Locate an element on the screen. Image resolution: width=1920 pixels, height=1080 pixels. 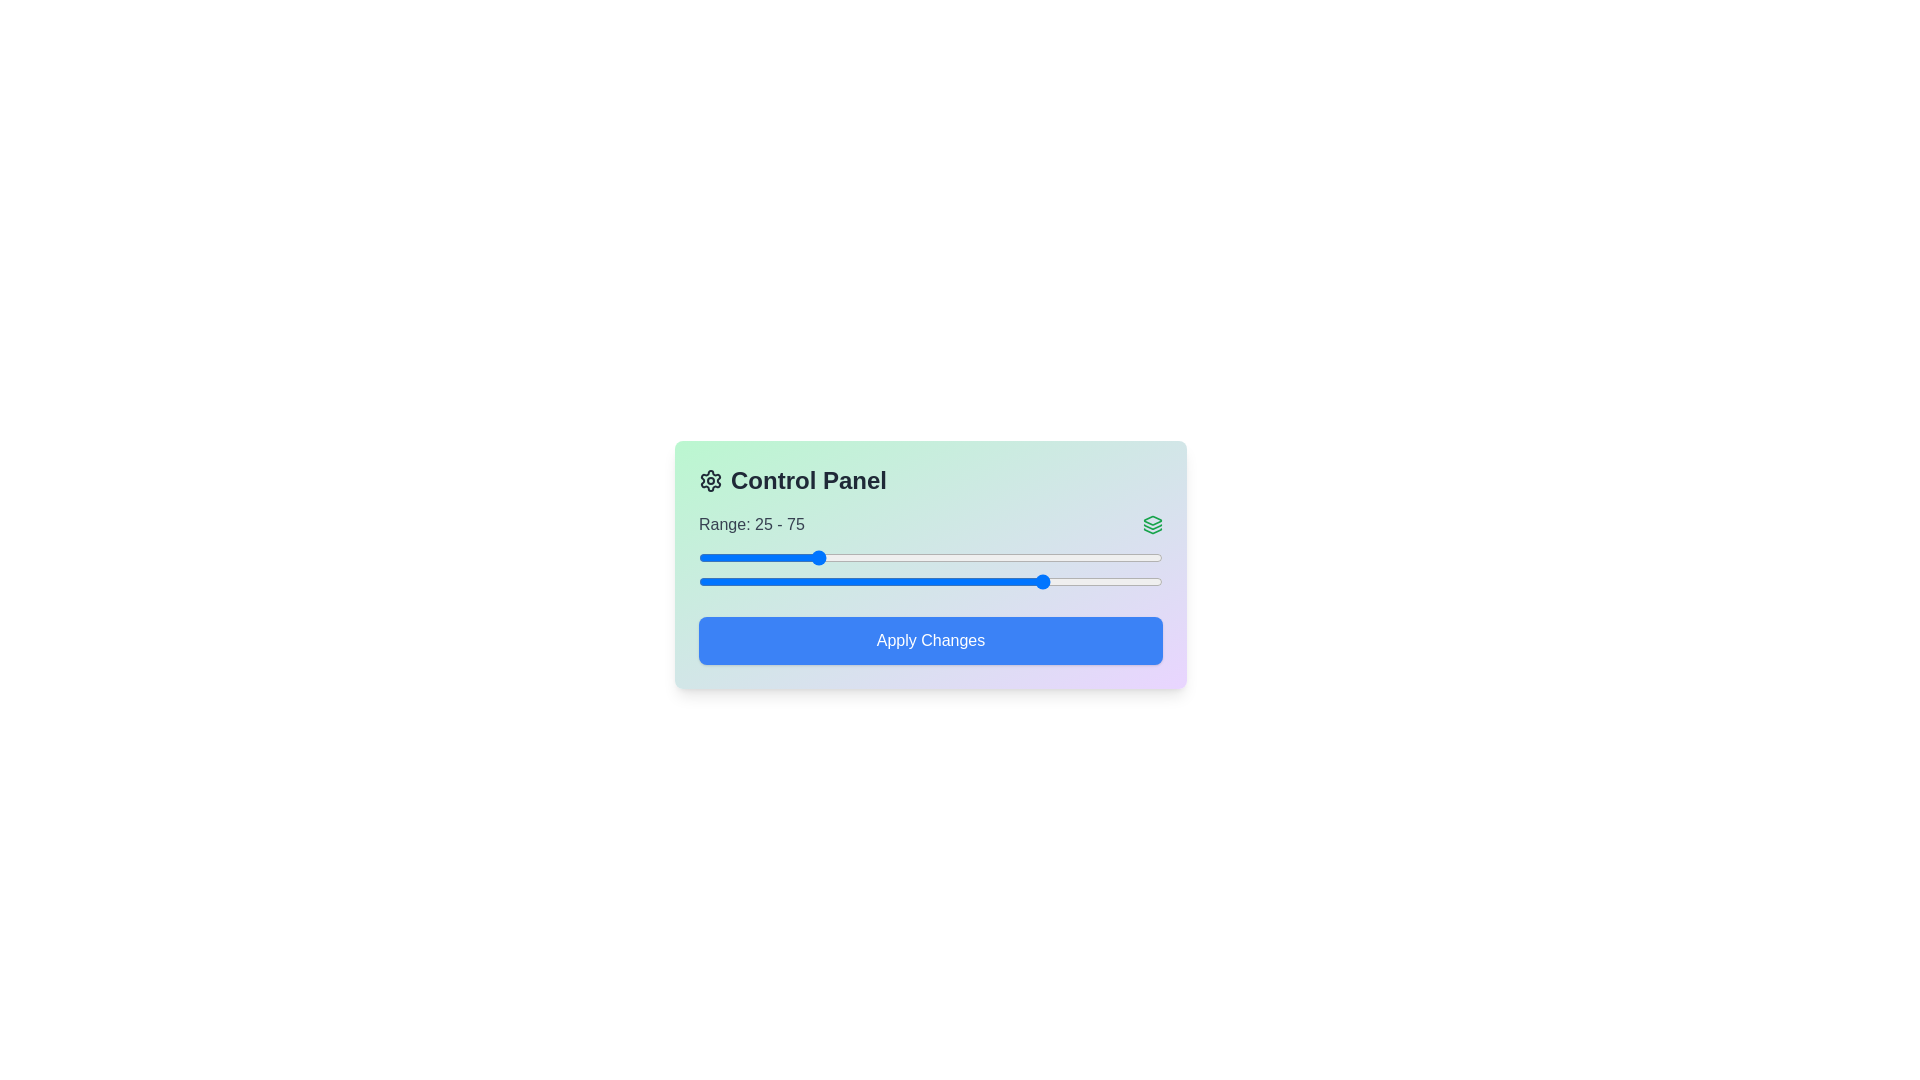
the left slider to set the starting value to 27 is located at coordinates (824, 558).